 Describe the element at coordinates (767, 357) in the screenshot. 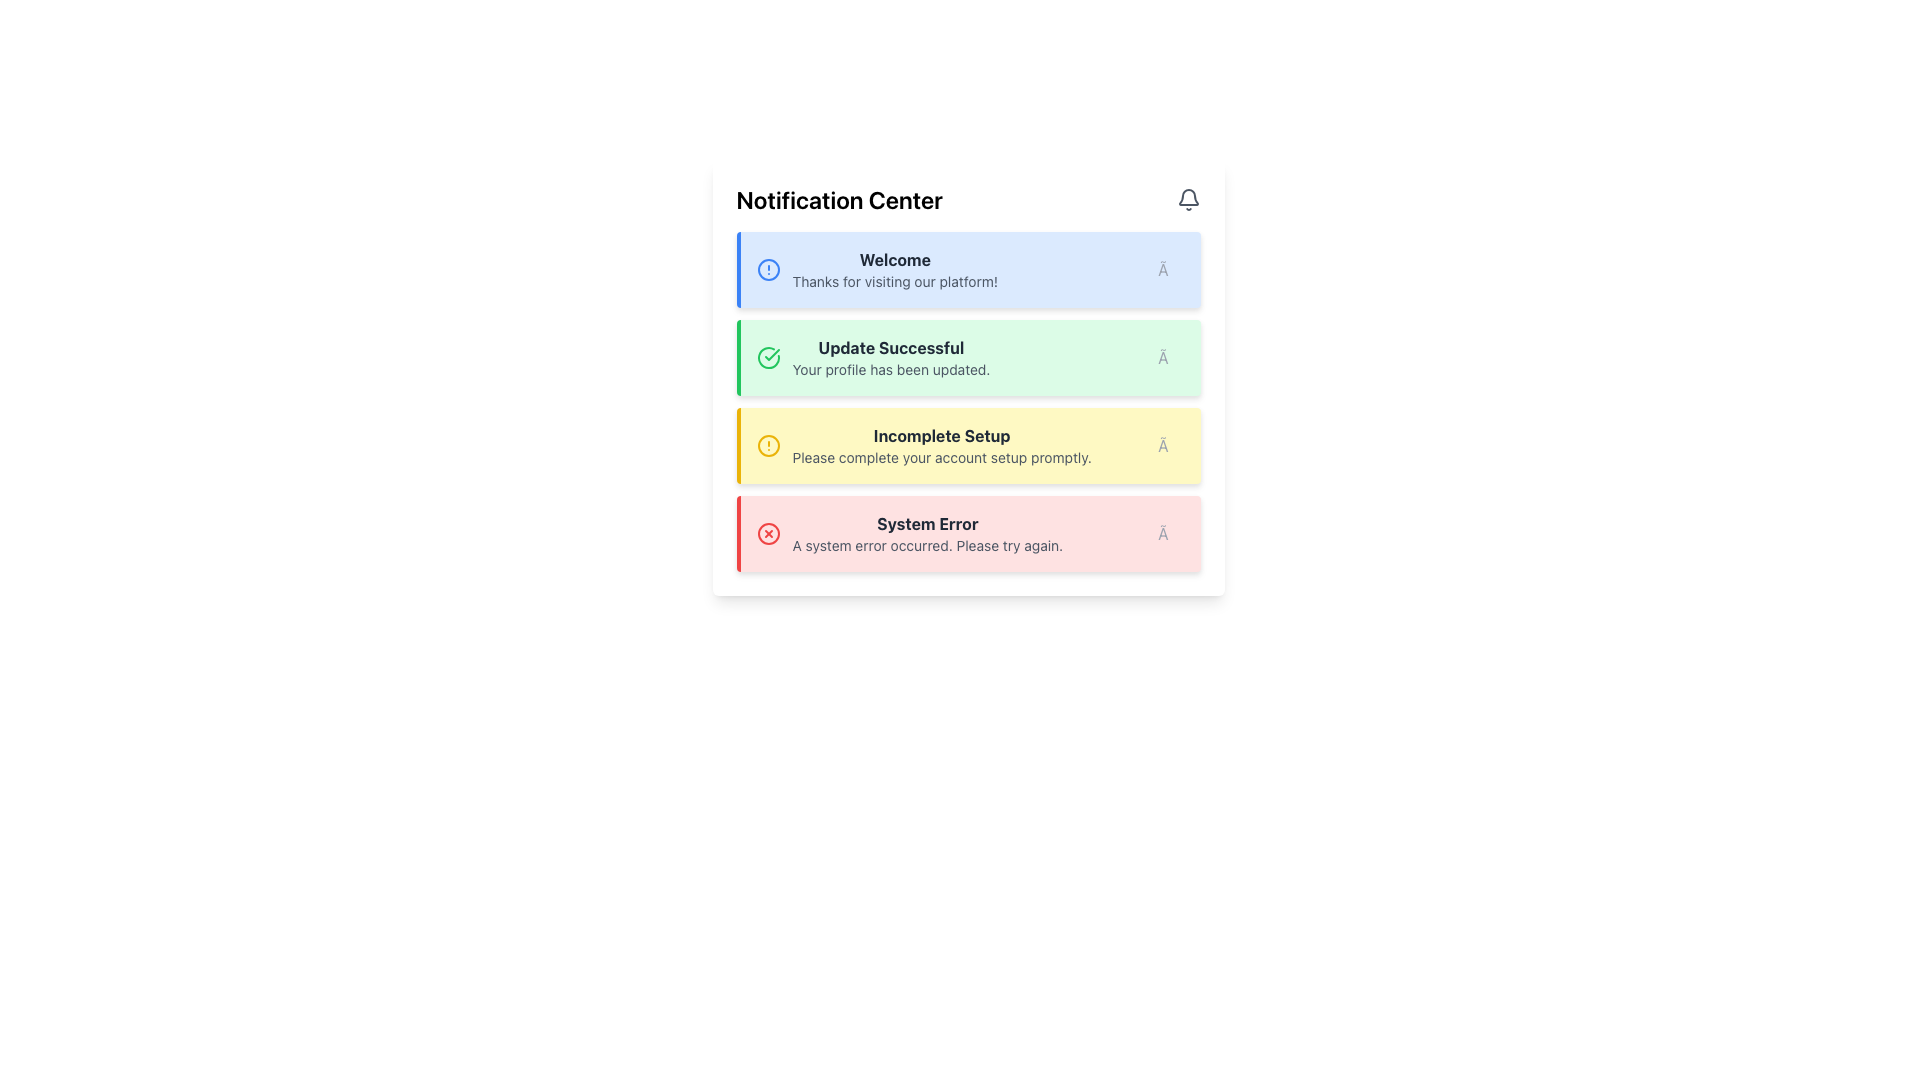

I see `significance of the upper segment of the circular checkmark icon, which visually conveys success or confirmation within the 'Update Successful' notification card` at that location.